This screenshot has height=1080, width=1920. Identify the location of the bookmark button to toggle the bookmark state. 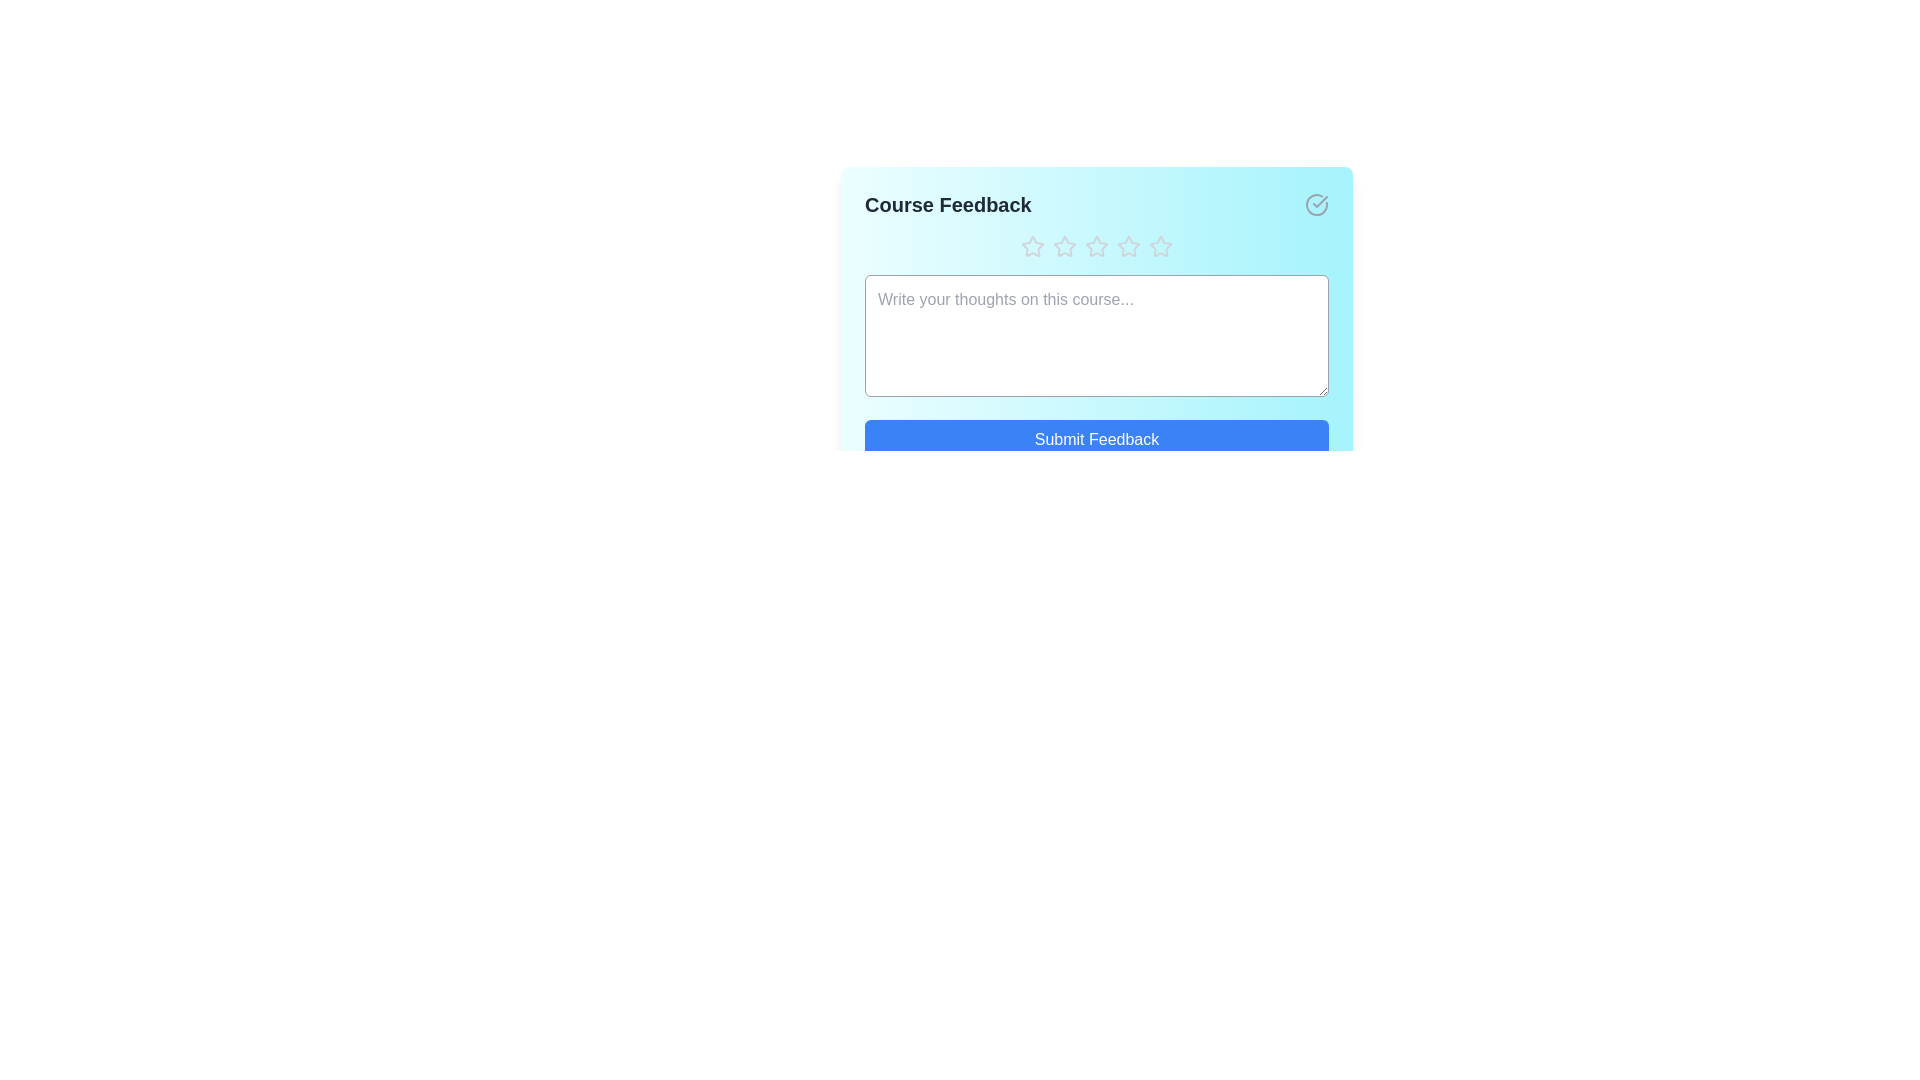
(1316, 204).